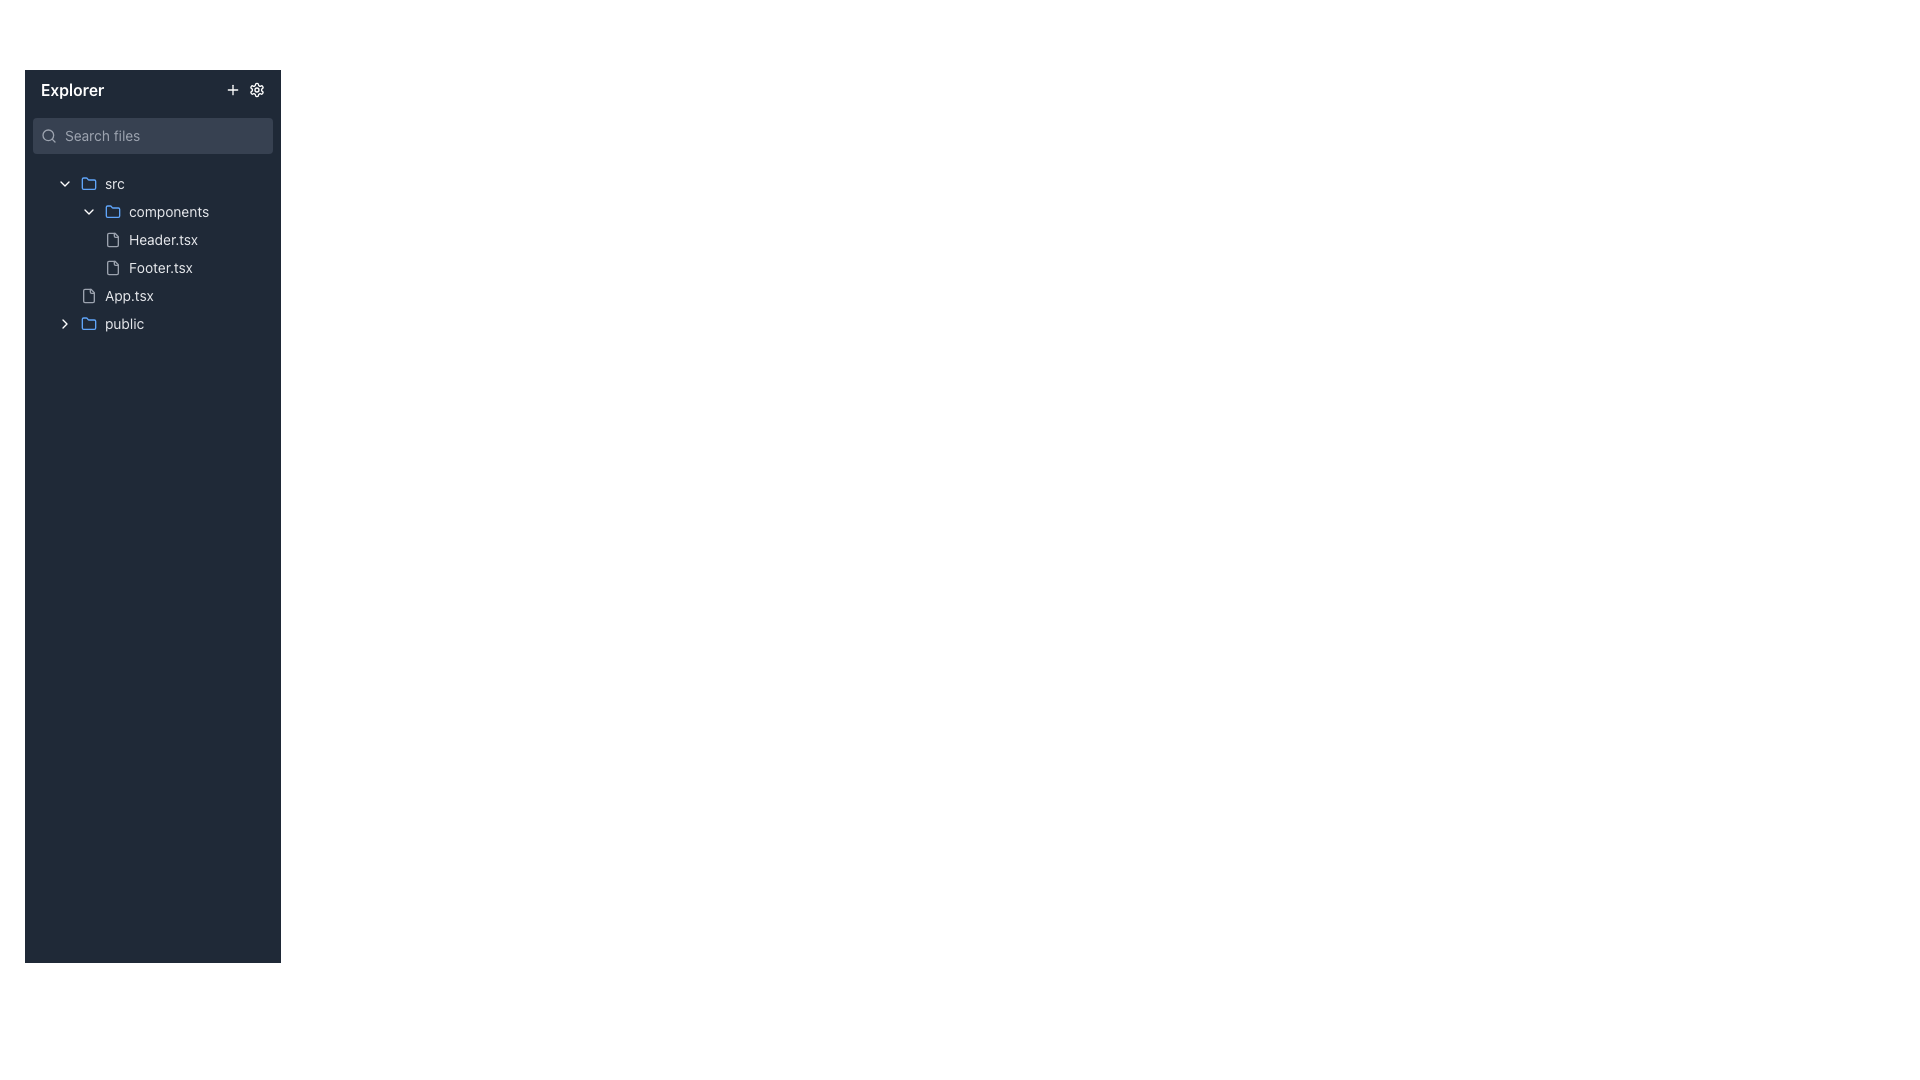  What do you see at coordinates (123, 323) in the screenshot?
I see `the 'public' label which is styled in gray and located next` at bounding box center [123, 323].